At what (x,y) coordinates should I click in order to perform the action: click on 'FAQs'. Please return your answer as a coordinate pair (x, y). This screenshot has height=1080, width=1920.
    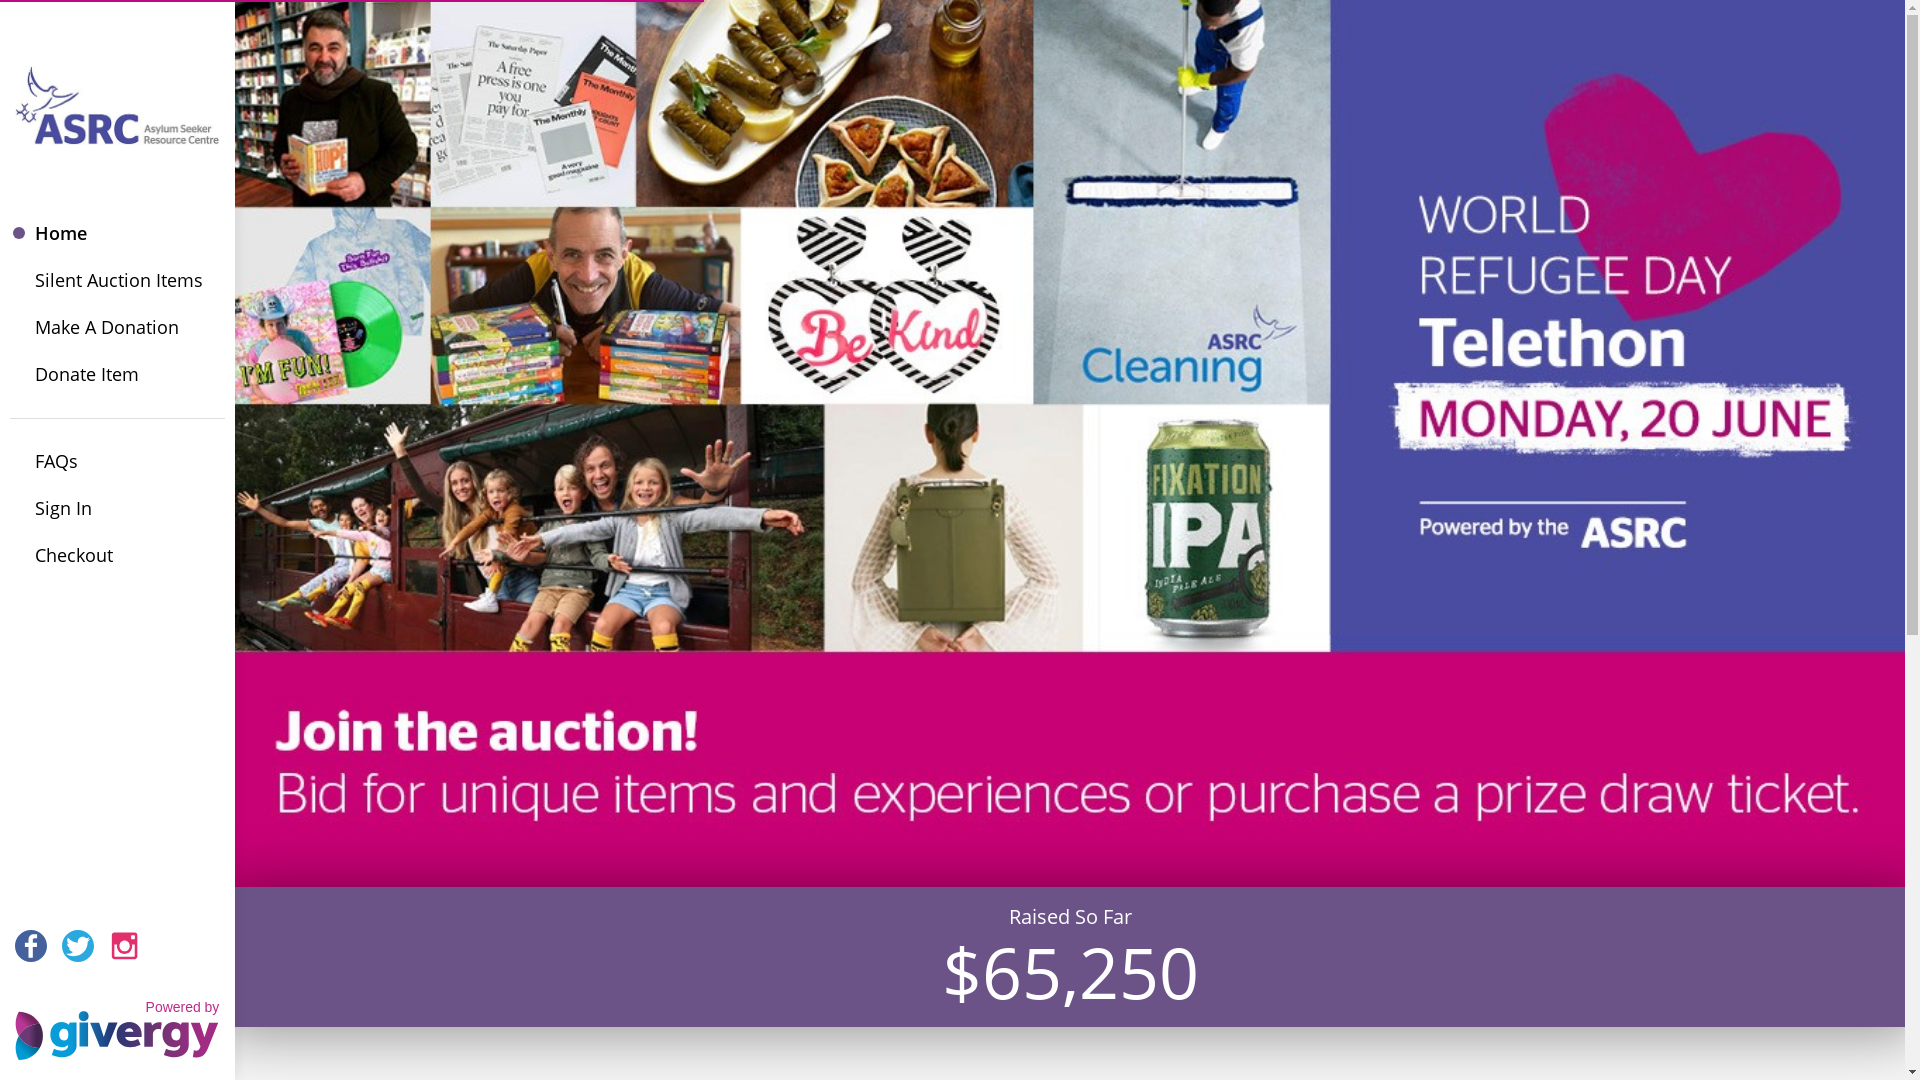
    Looking at the image, I should click on (116, 461).